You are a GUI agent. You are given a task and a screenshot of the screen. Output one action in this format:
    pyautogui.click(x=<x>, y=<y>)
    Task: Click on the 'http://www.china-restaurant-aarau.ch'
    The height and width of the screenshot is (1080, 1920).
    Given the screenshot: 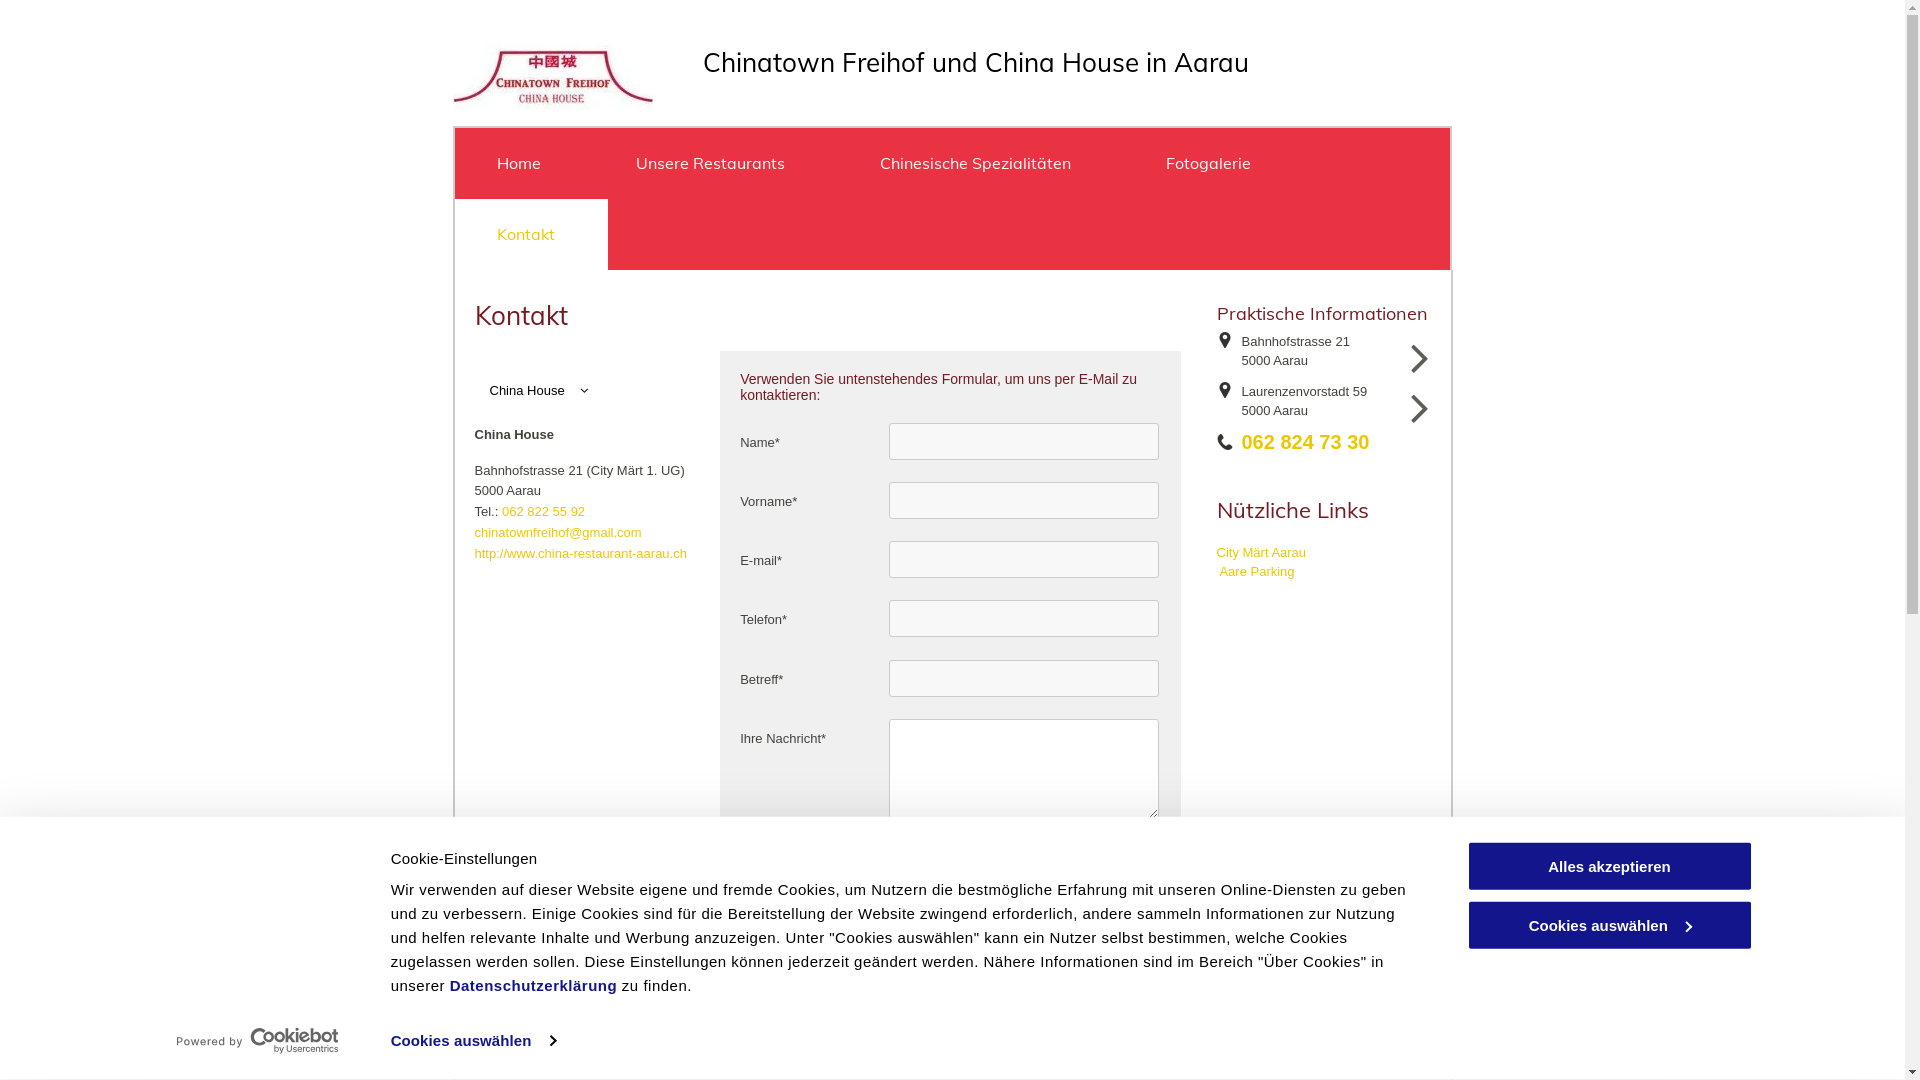 What is the action you would take?
    pyautogui.click(x=473, y=553)
    